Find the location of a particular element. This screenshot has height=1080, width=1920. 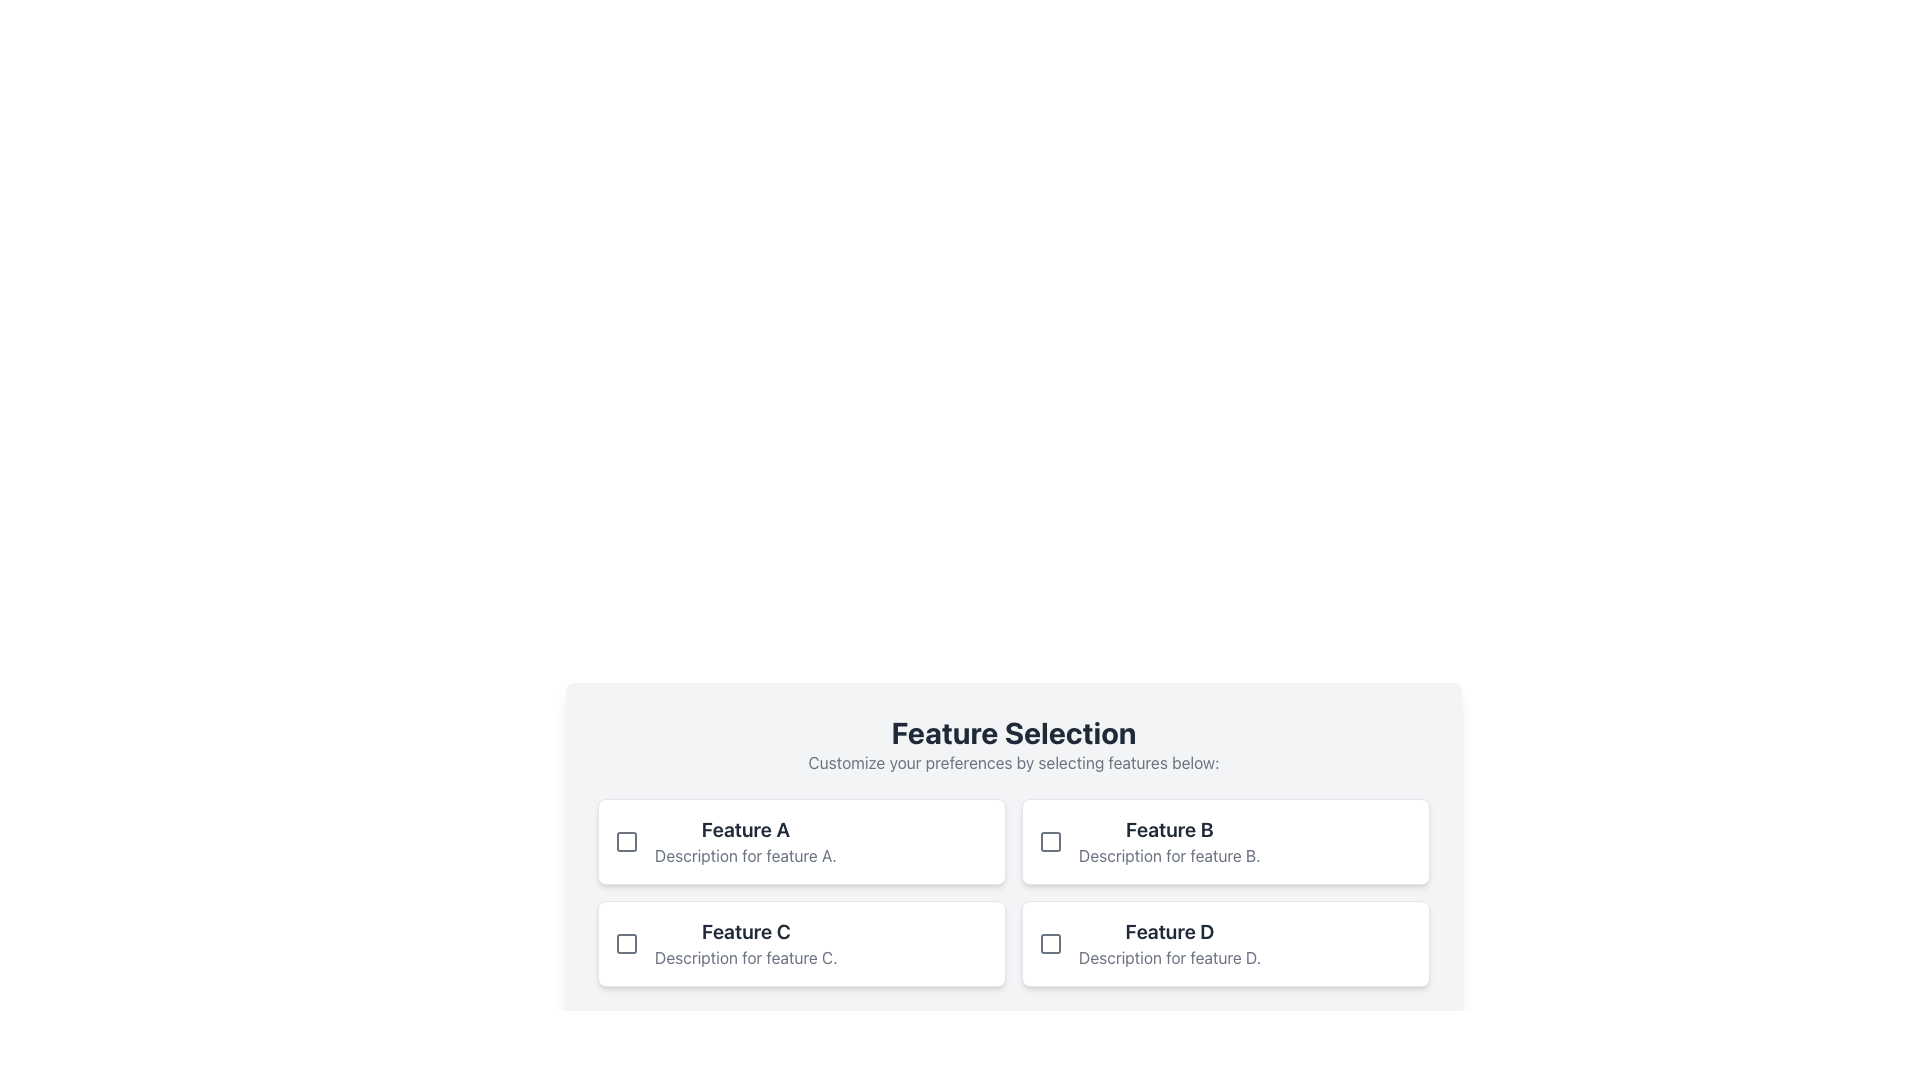

the visual indicator within the checkbox for 'Feature A', located in the top-left corner of the first item in the list of selectable features is located at coordinates (626, 841).